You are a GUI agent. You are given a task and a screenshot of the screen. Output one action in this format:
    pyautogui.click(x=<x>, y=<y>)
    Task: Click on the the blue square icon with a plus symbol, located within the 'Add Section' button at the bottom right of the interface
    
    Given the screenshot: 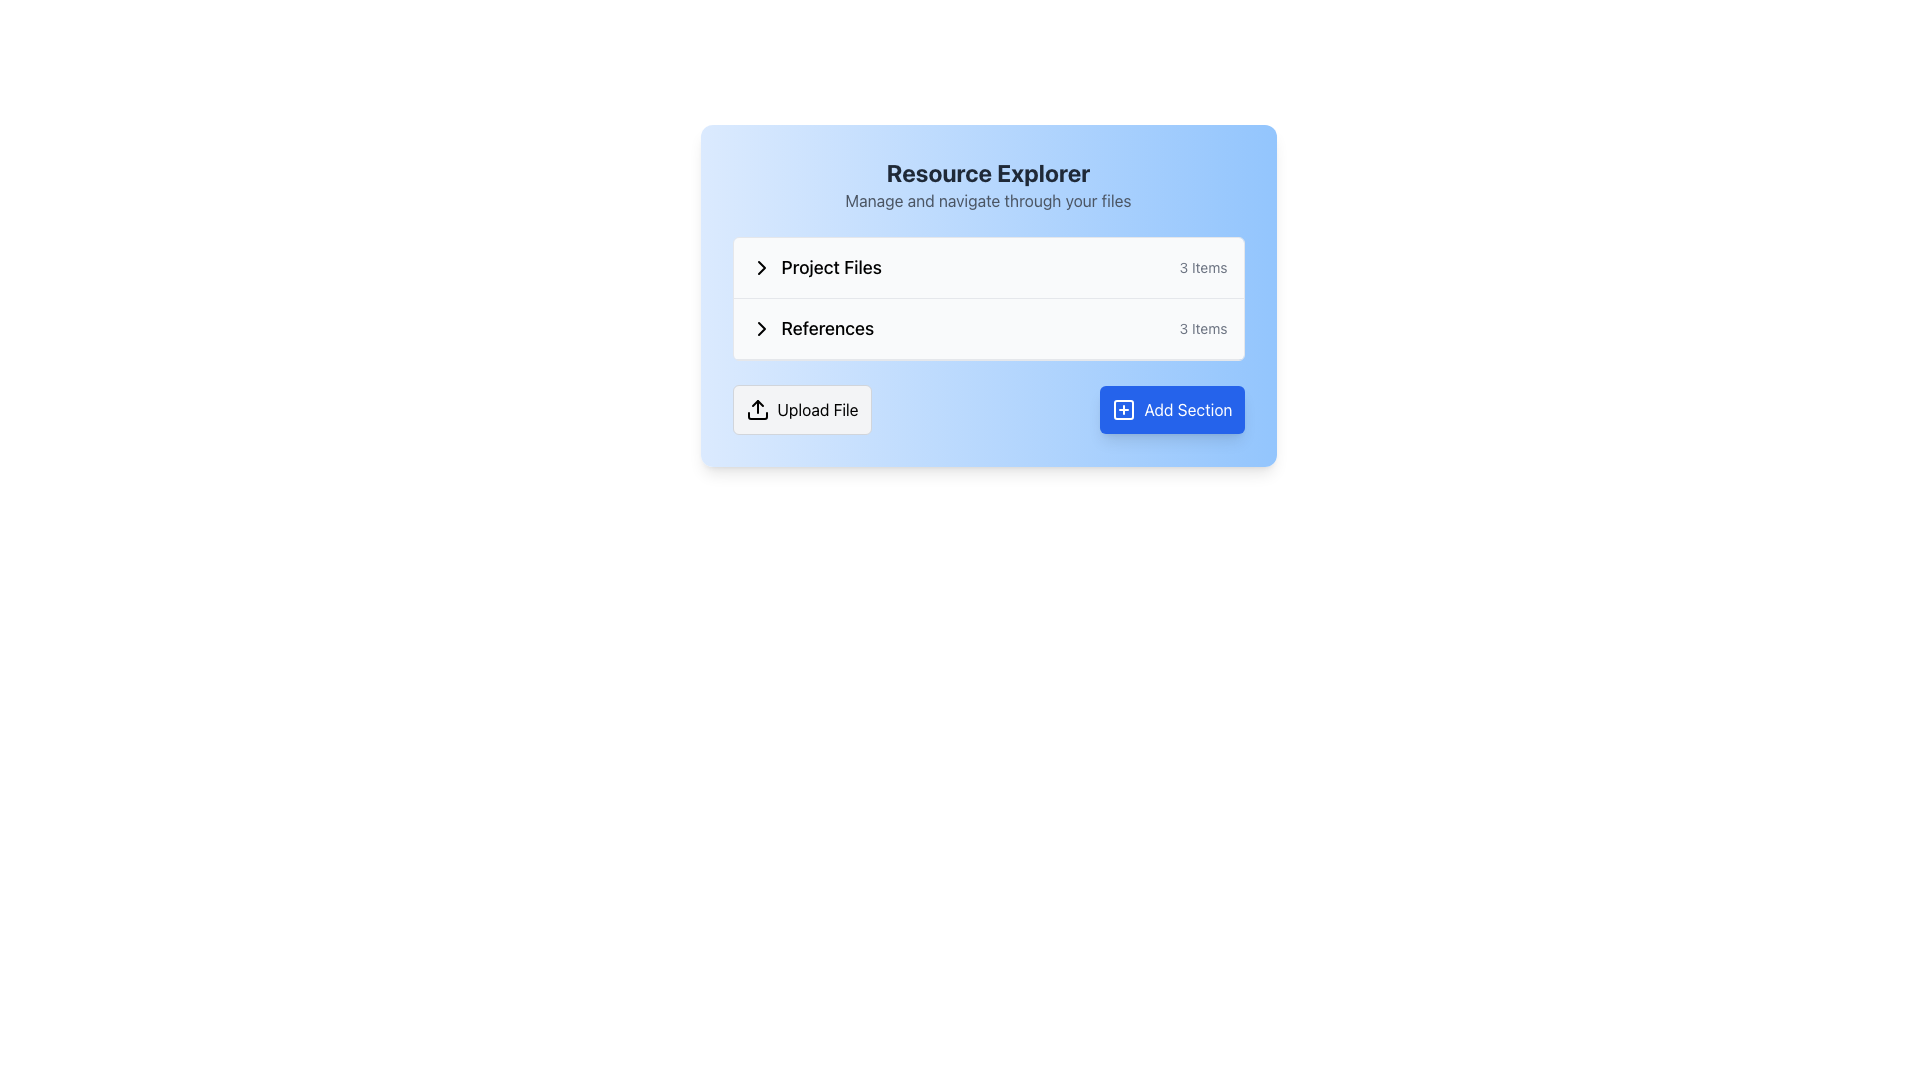 What is the action you would take?
    pyautogui.click(x=1124, y=408)
    